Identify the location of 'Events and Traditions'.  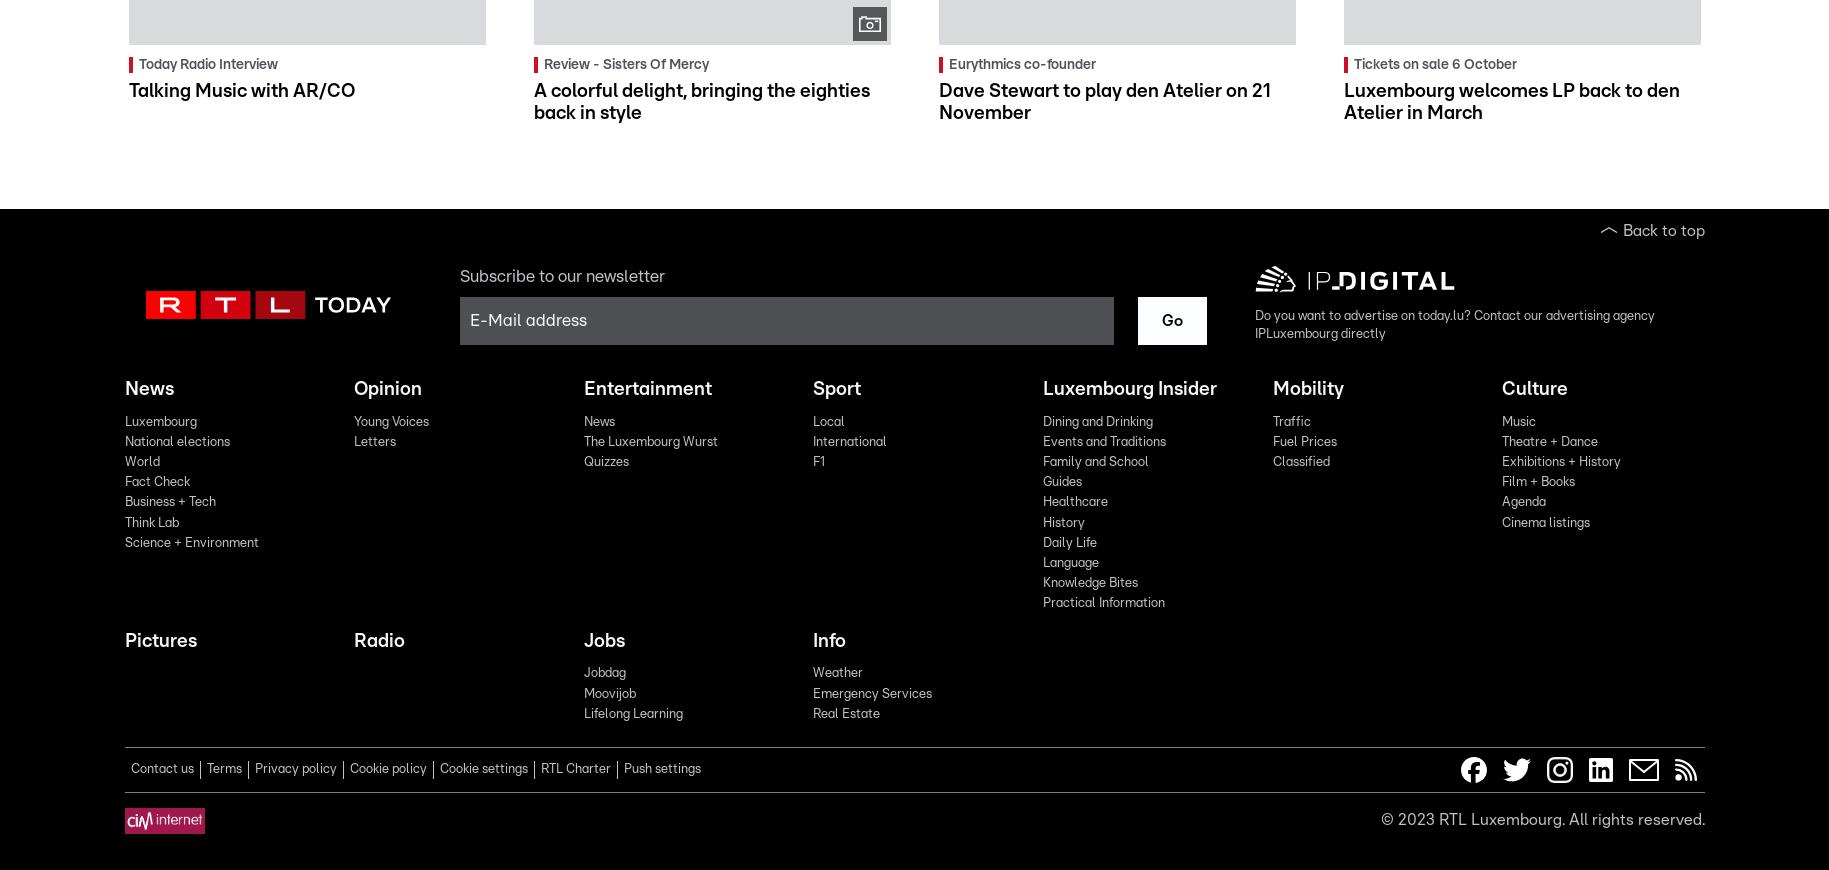
(1102, 440).